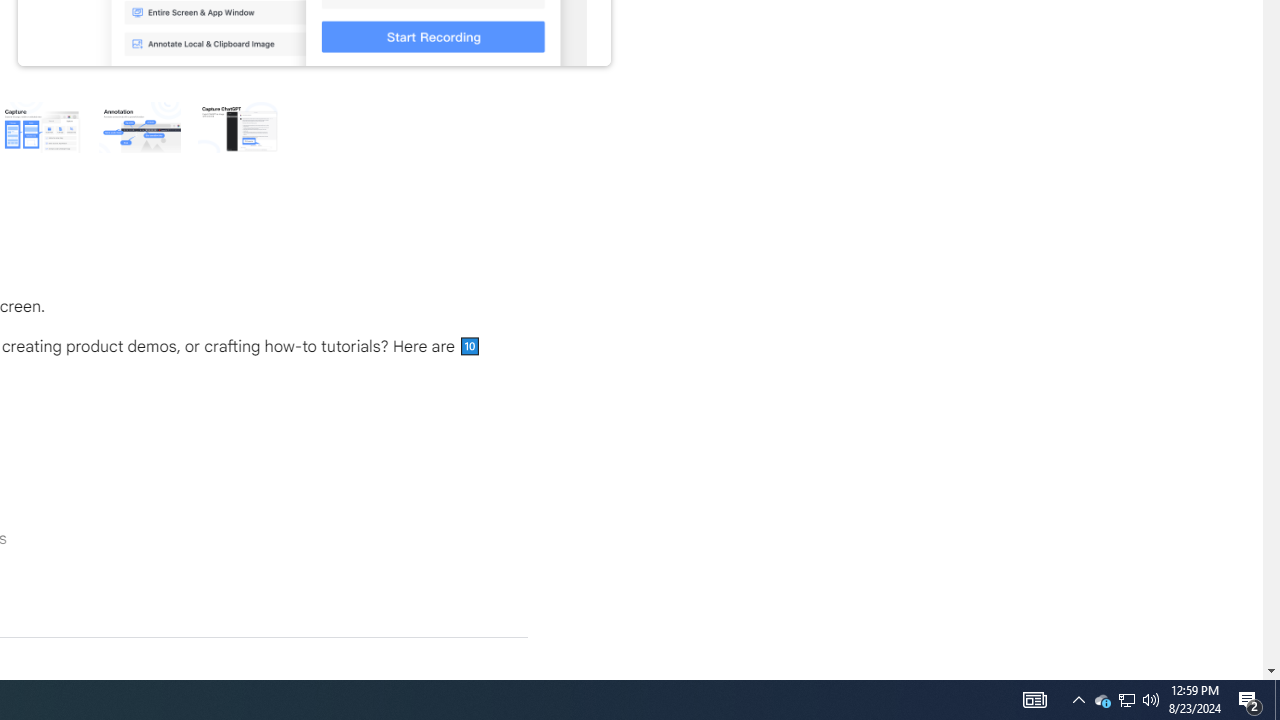 The image size is (1280, 720). I want to click on 'Q2790: 100%', so click(1151, 698).